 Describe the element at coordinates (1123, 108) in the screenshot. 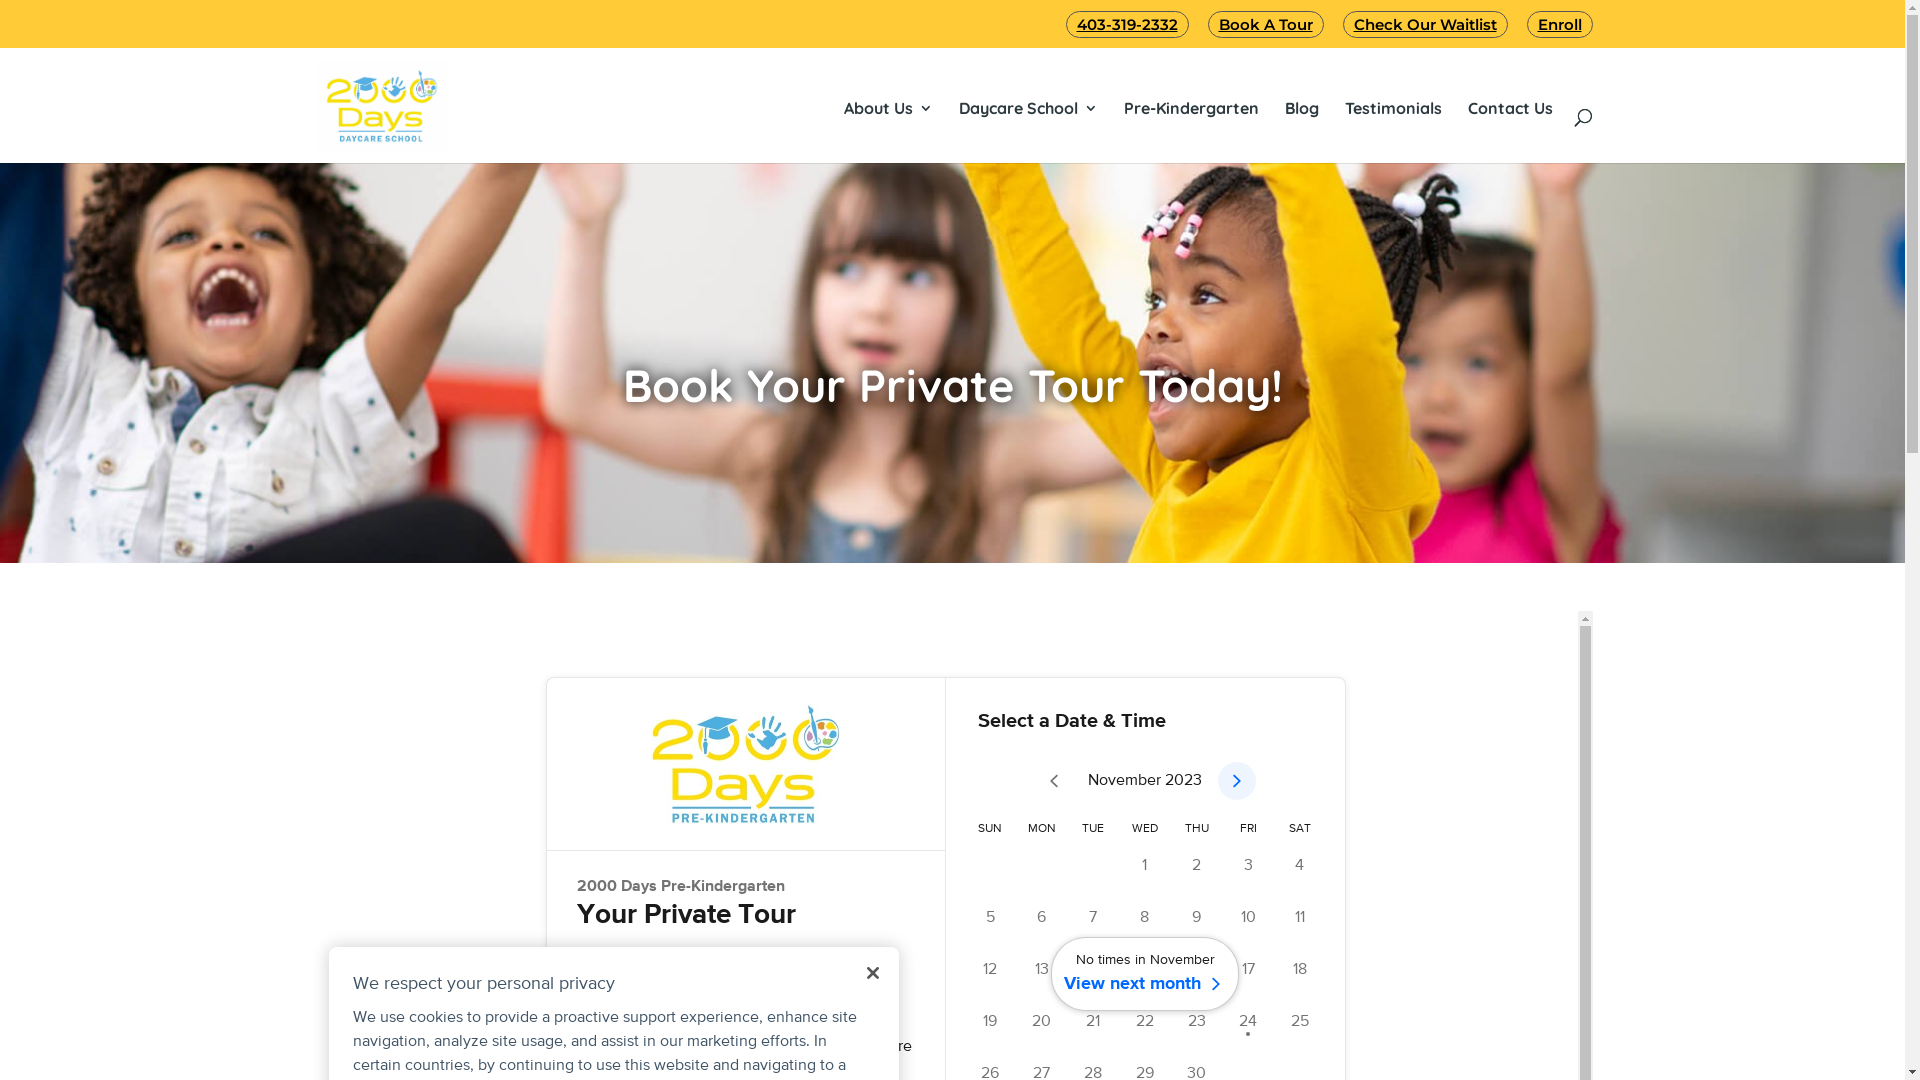

I see `'Pre-Kindergarten'` at that location.